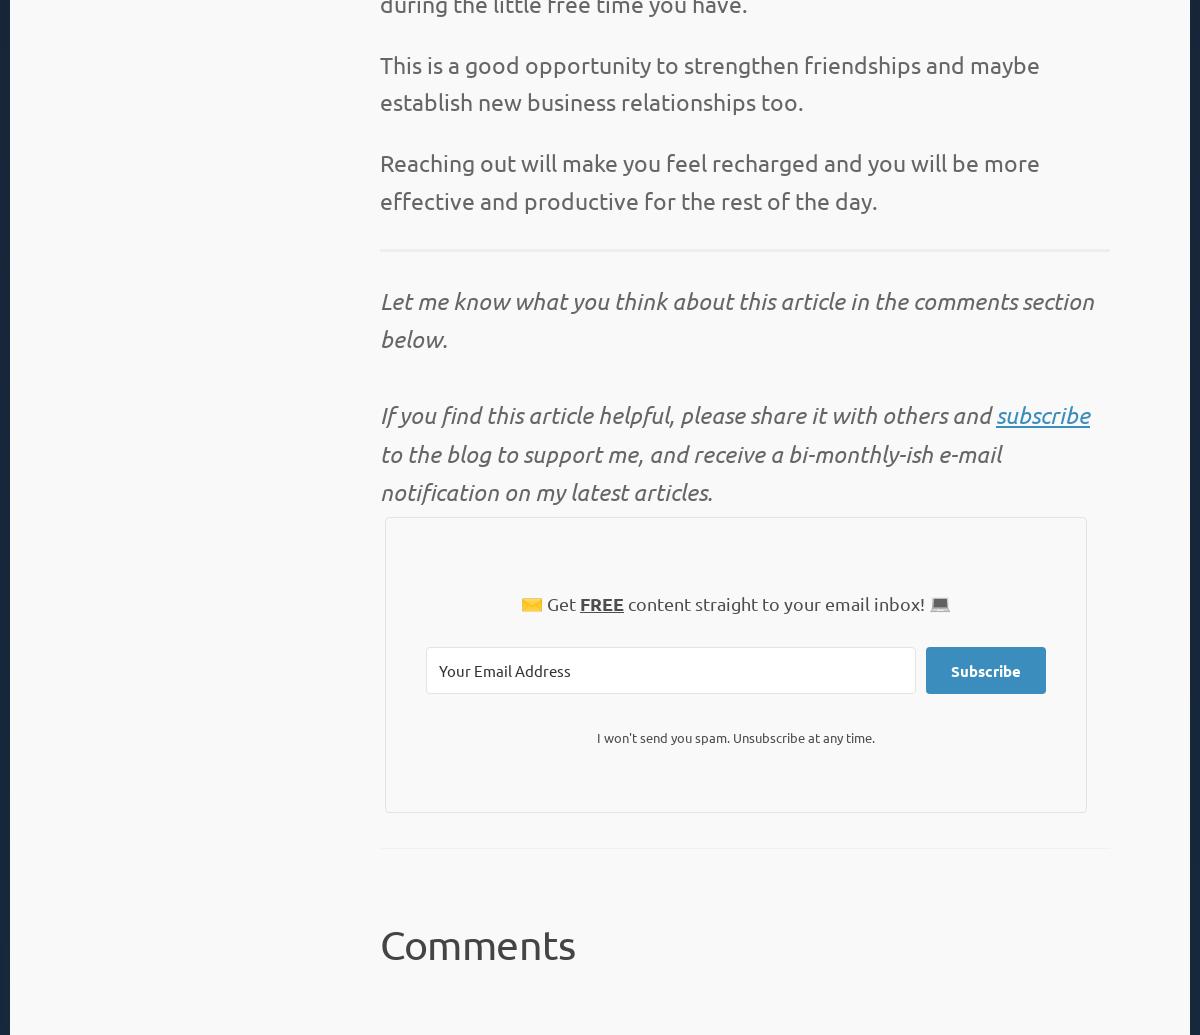  Describe the element at coordinates (578, 601) in the screenshot. I see `'FREE'` at that location.